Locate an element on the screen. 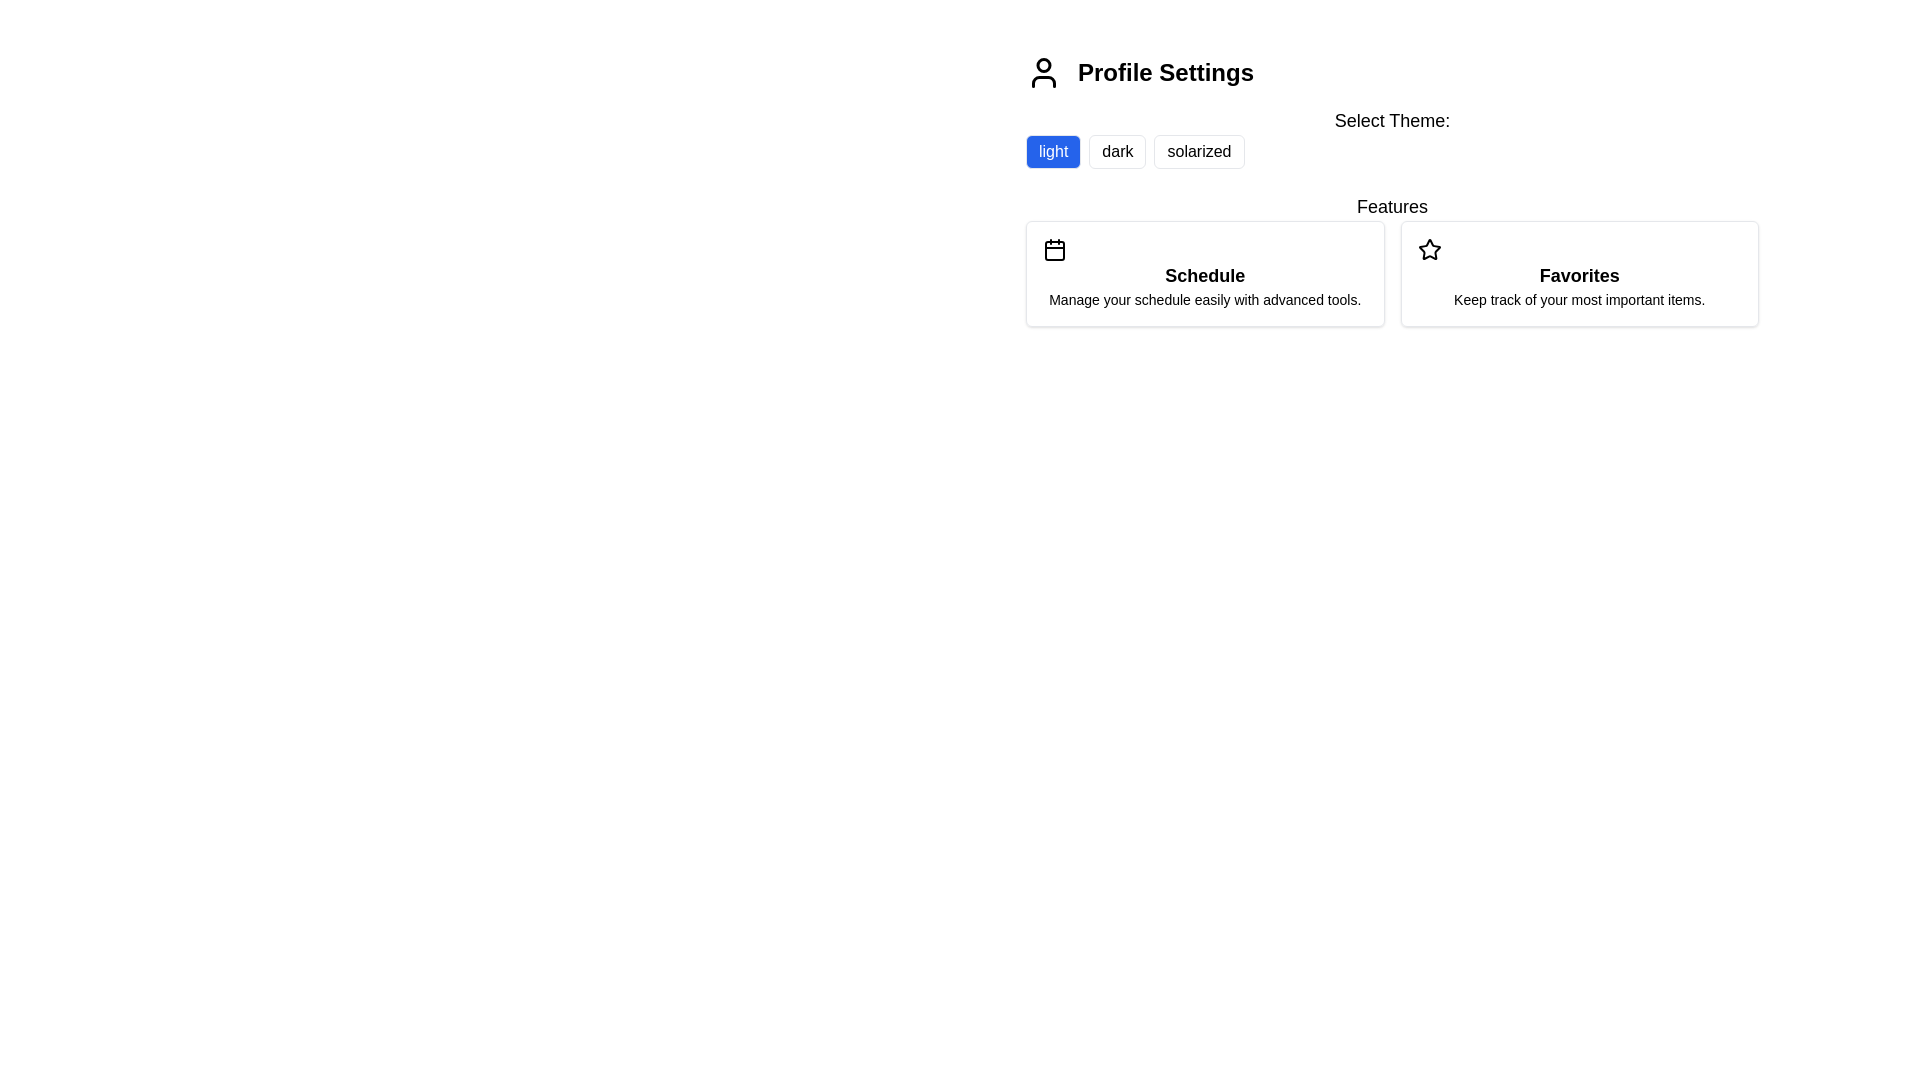 This screenshot has width=1920, height=1080. the static text element that reads 'Keep track of your most important items.' located below the 'Favorites' heading is located at coordinates (1578, 300).